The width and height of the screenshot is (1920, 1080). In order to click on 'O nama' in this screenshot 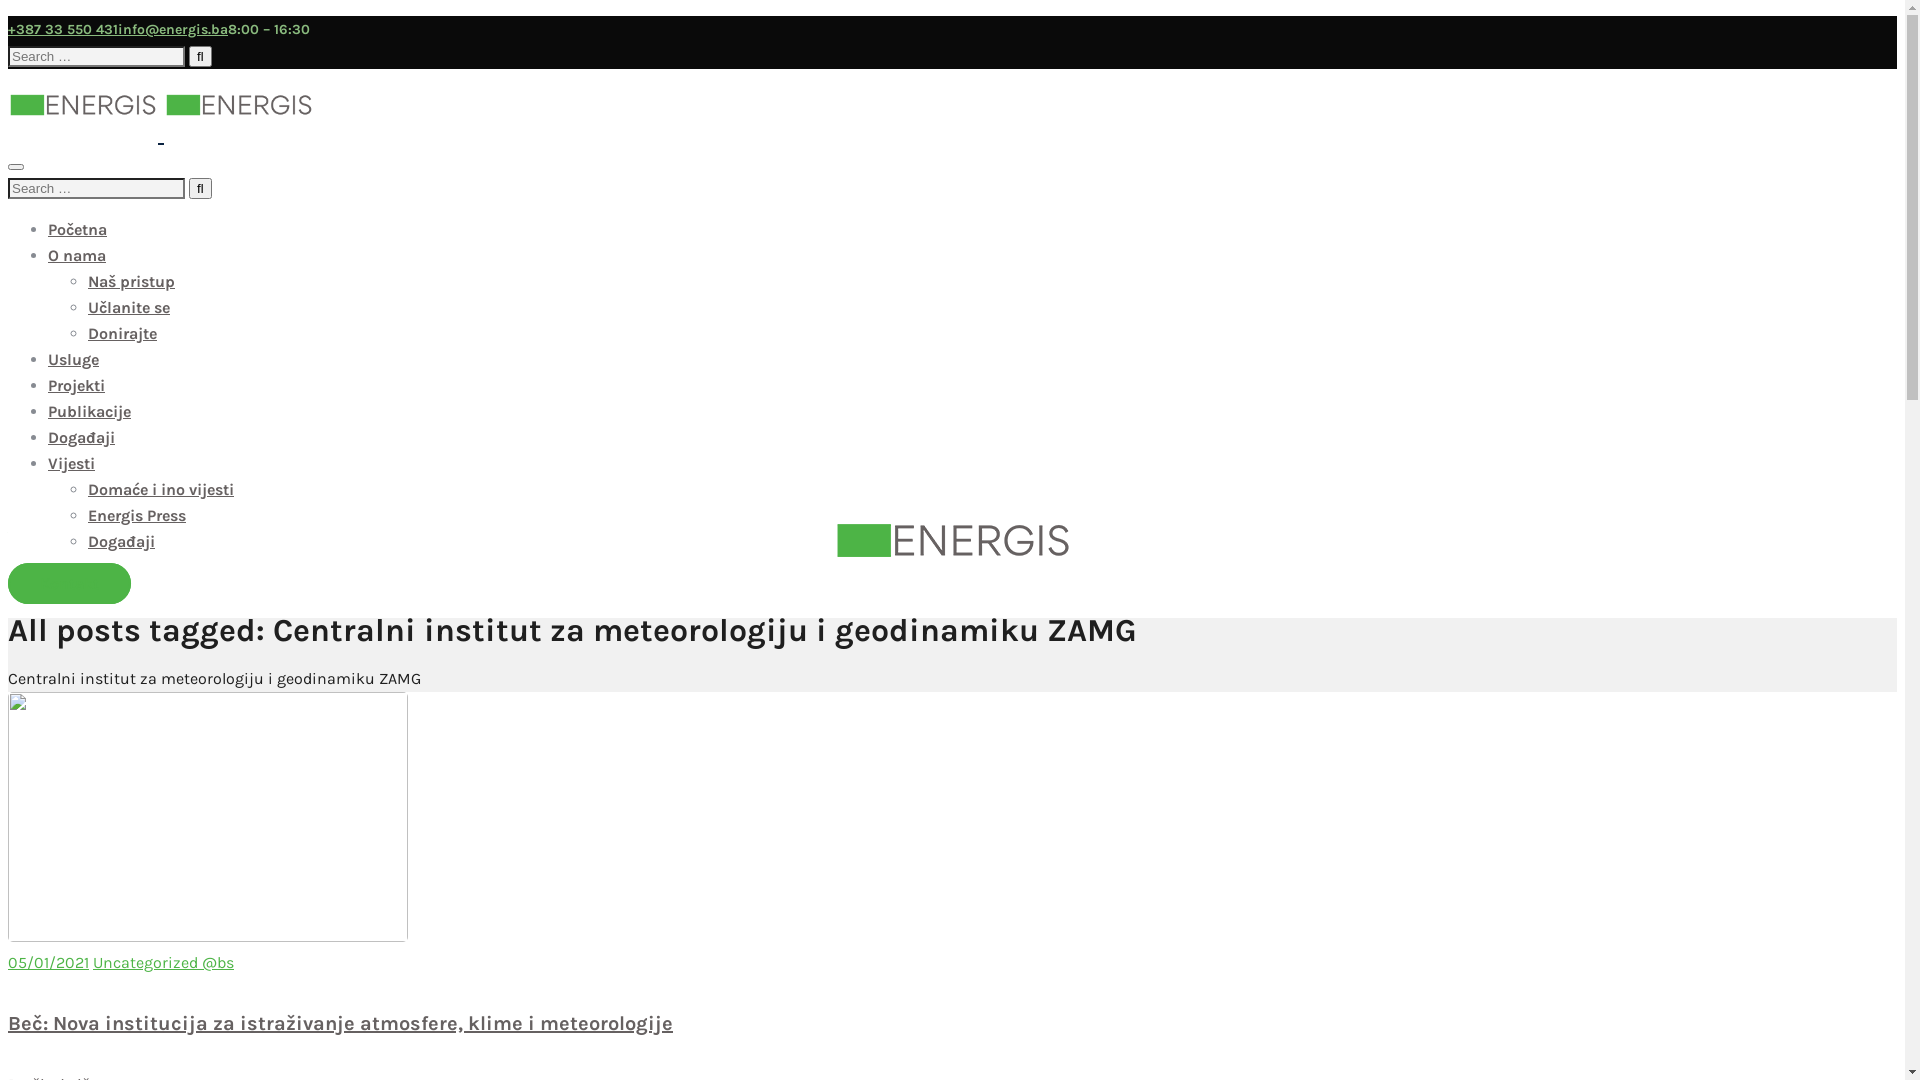, I will do `click(76, 254)`.